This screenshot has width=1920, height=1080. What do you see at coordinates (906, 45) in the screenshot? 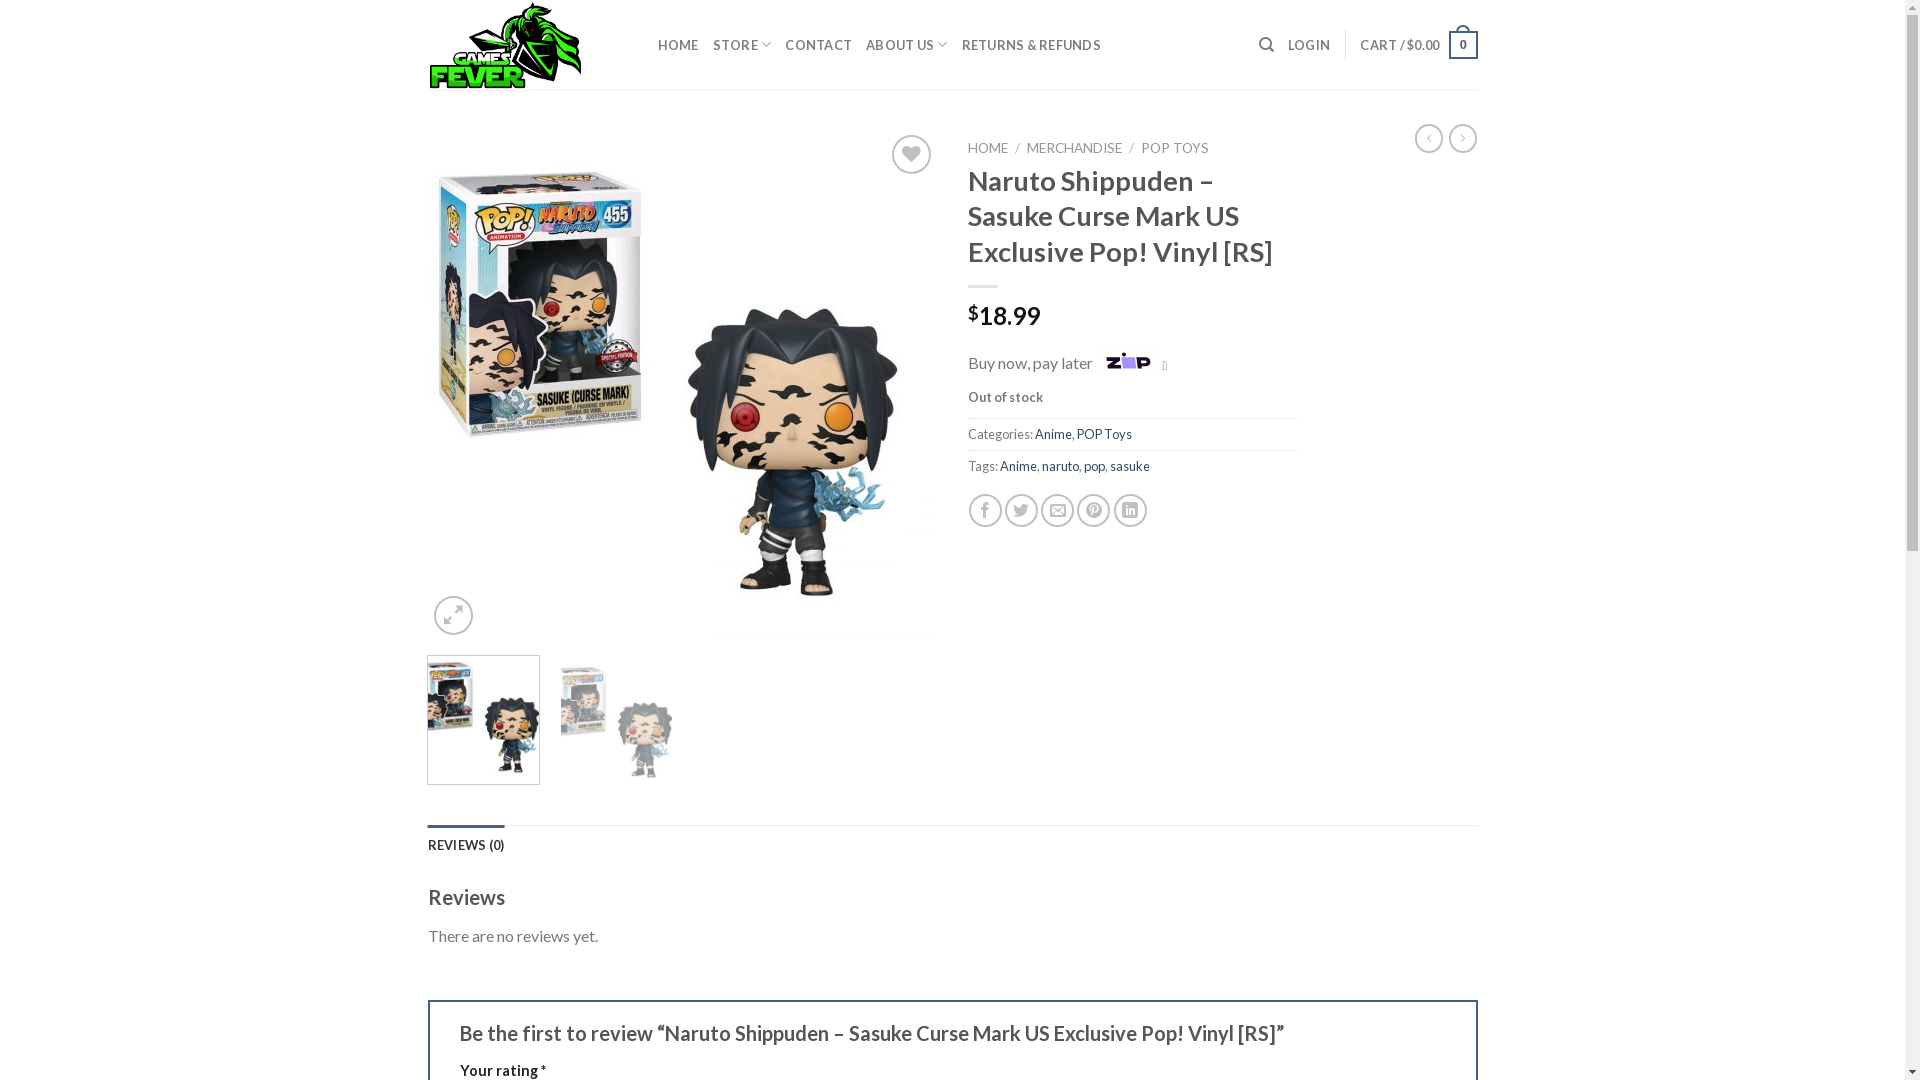
I see `'ABOUT US'` at bounding box center [906, 45].